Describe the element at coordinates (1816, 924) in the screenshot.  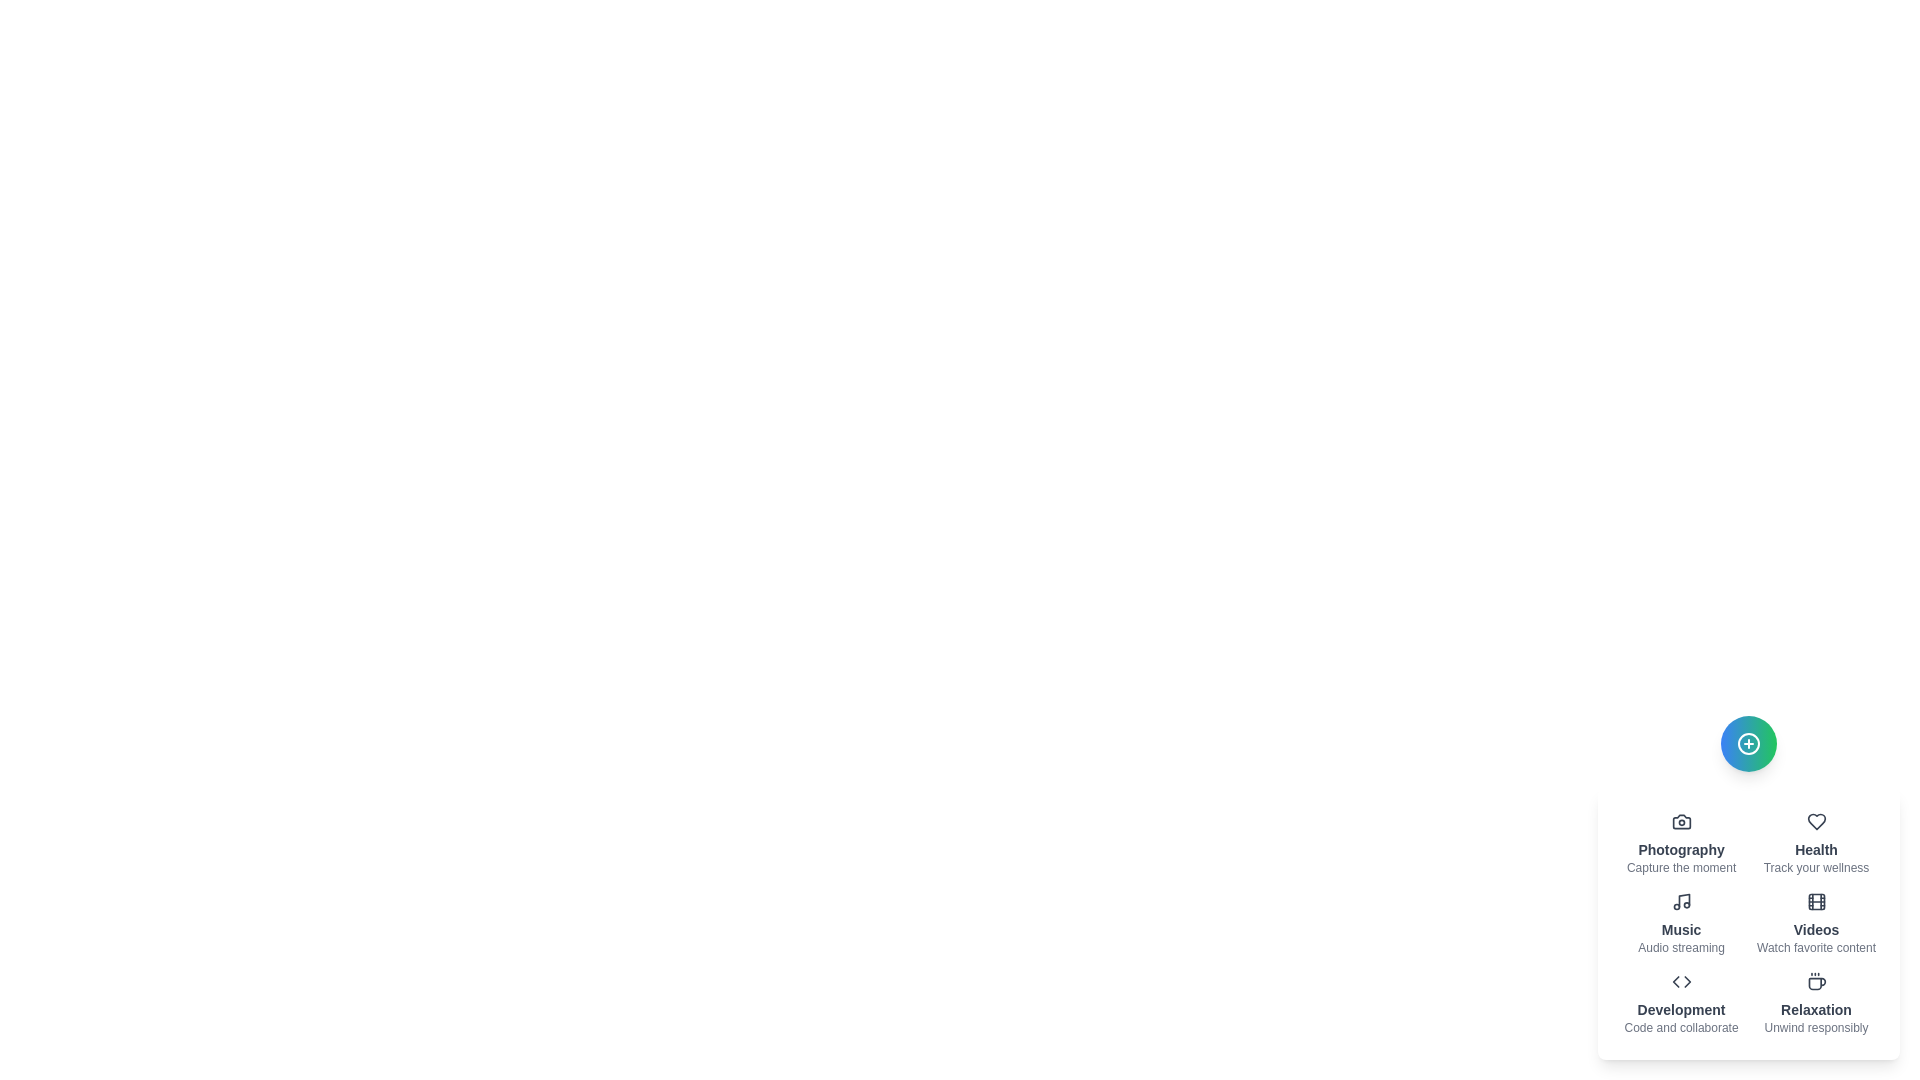
I see `the item labeled 'Videos' to observe its hover effect` at that location.